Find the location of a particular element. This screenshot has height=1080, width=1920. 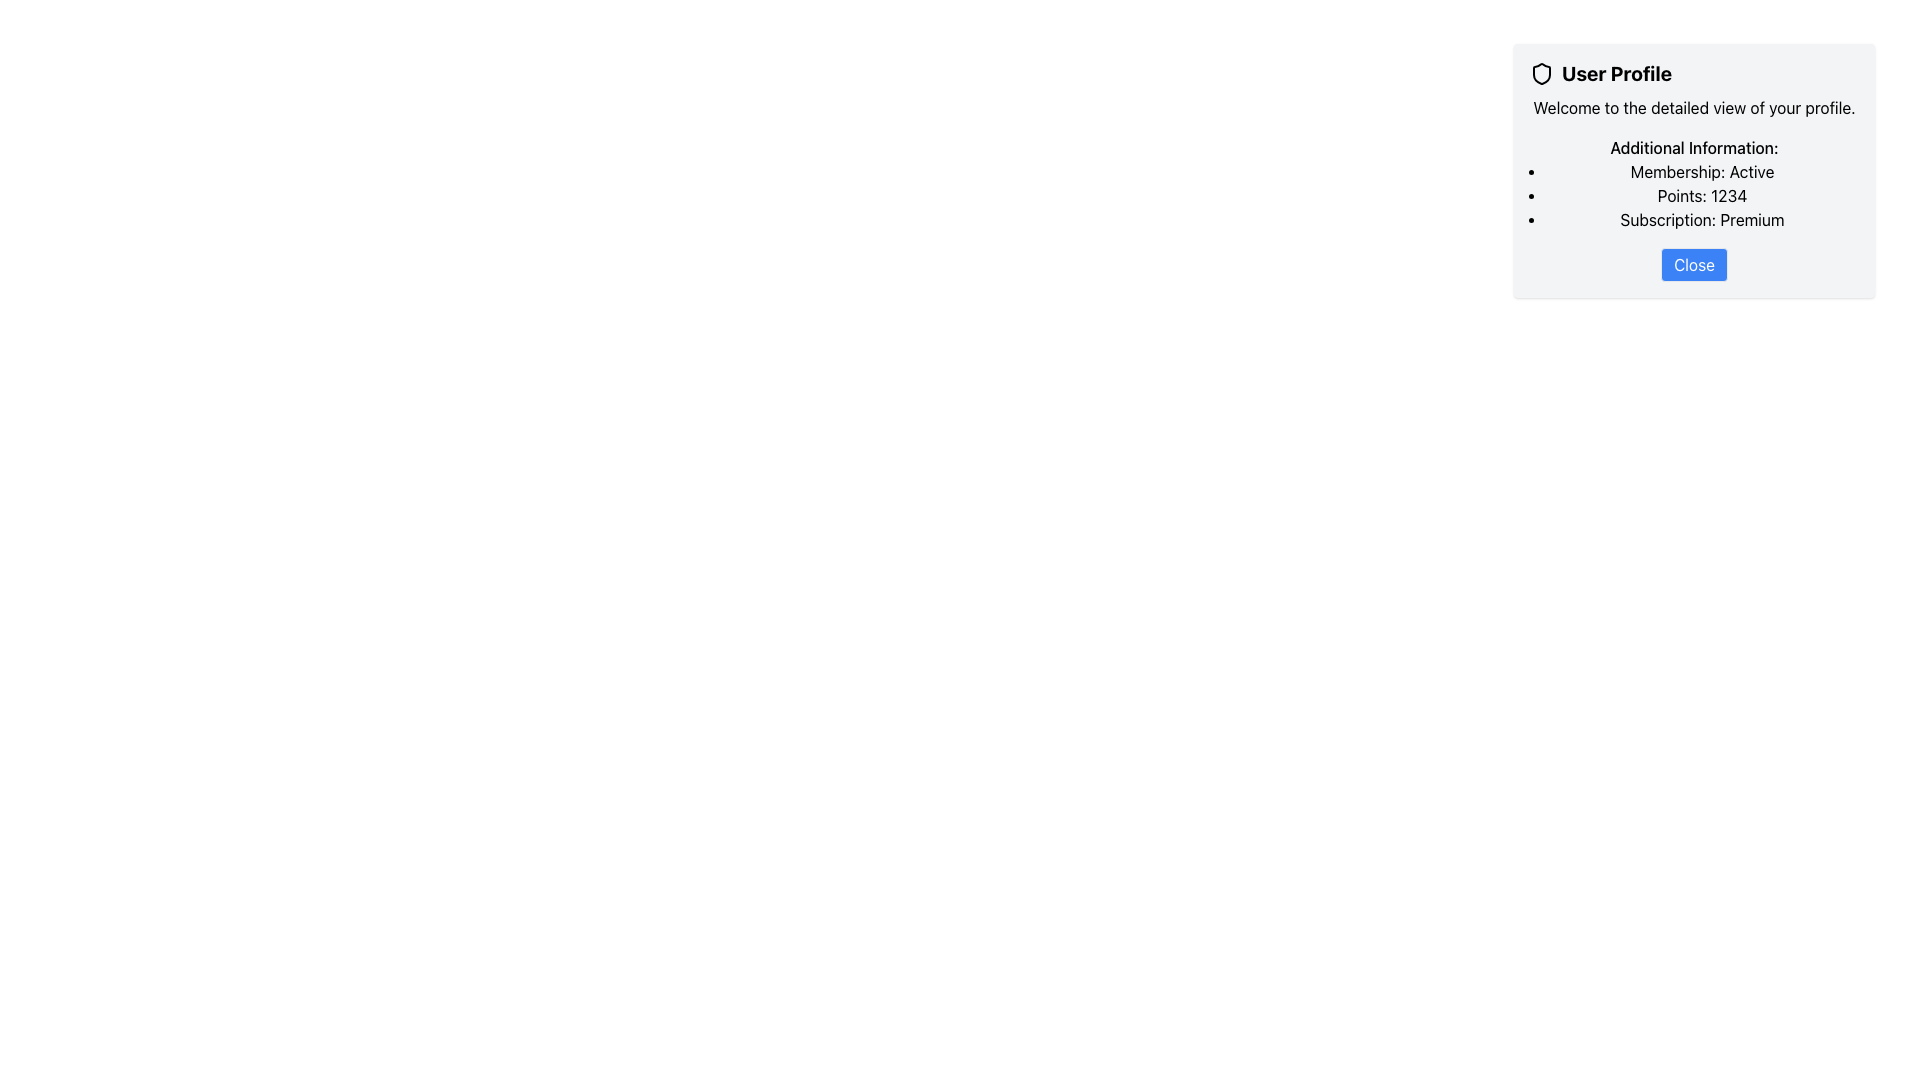

the text block labeled 'Additional Information:' which includes details such as 'Membership: Active', 'Points: 1234', and 'Subscription: Premium' is located at coordinates (1693, 184).